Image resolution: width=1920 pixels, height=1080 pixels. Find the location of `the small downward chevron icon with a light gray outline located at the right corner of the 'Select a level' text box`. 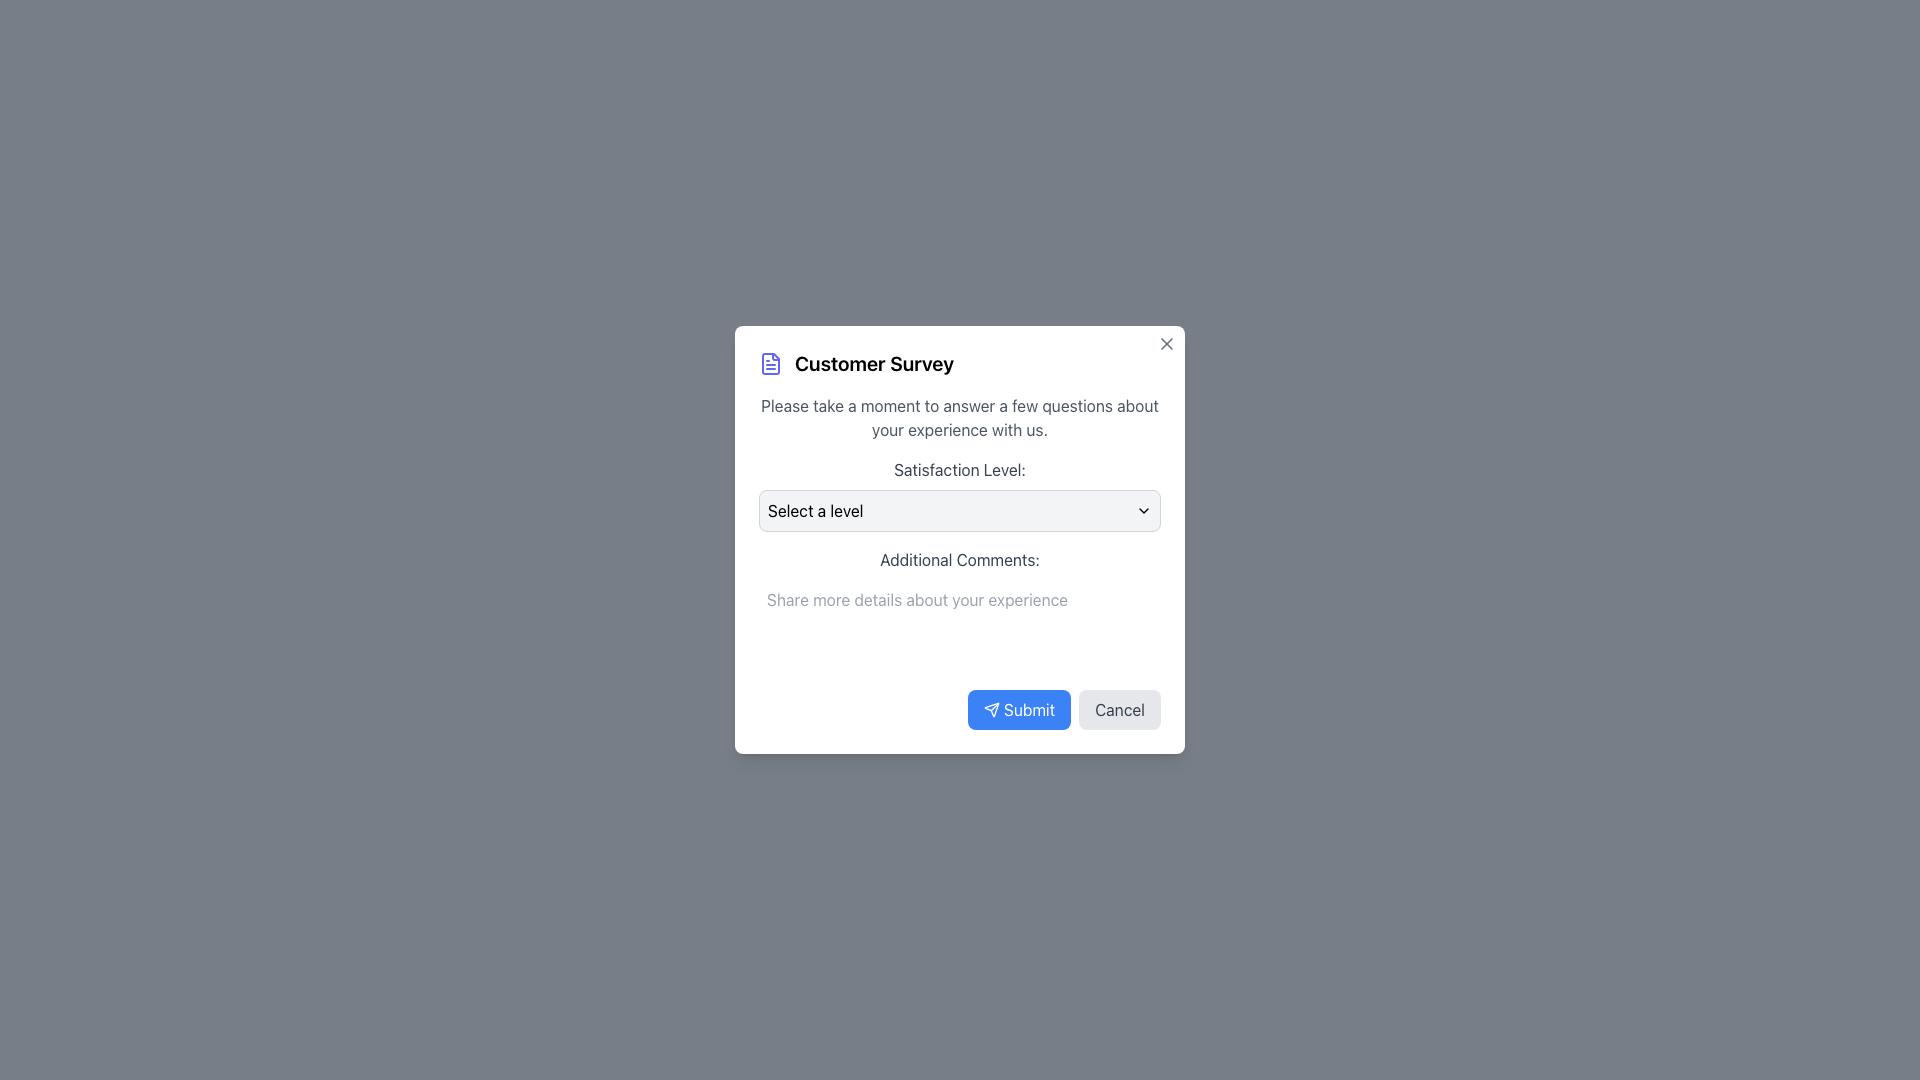

the small downward chevron icon with a light gray outline located at the right corner of the 'Select a level' text box is located at coordinates (1143, 509).